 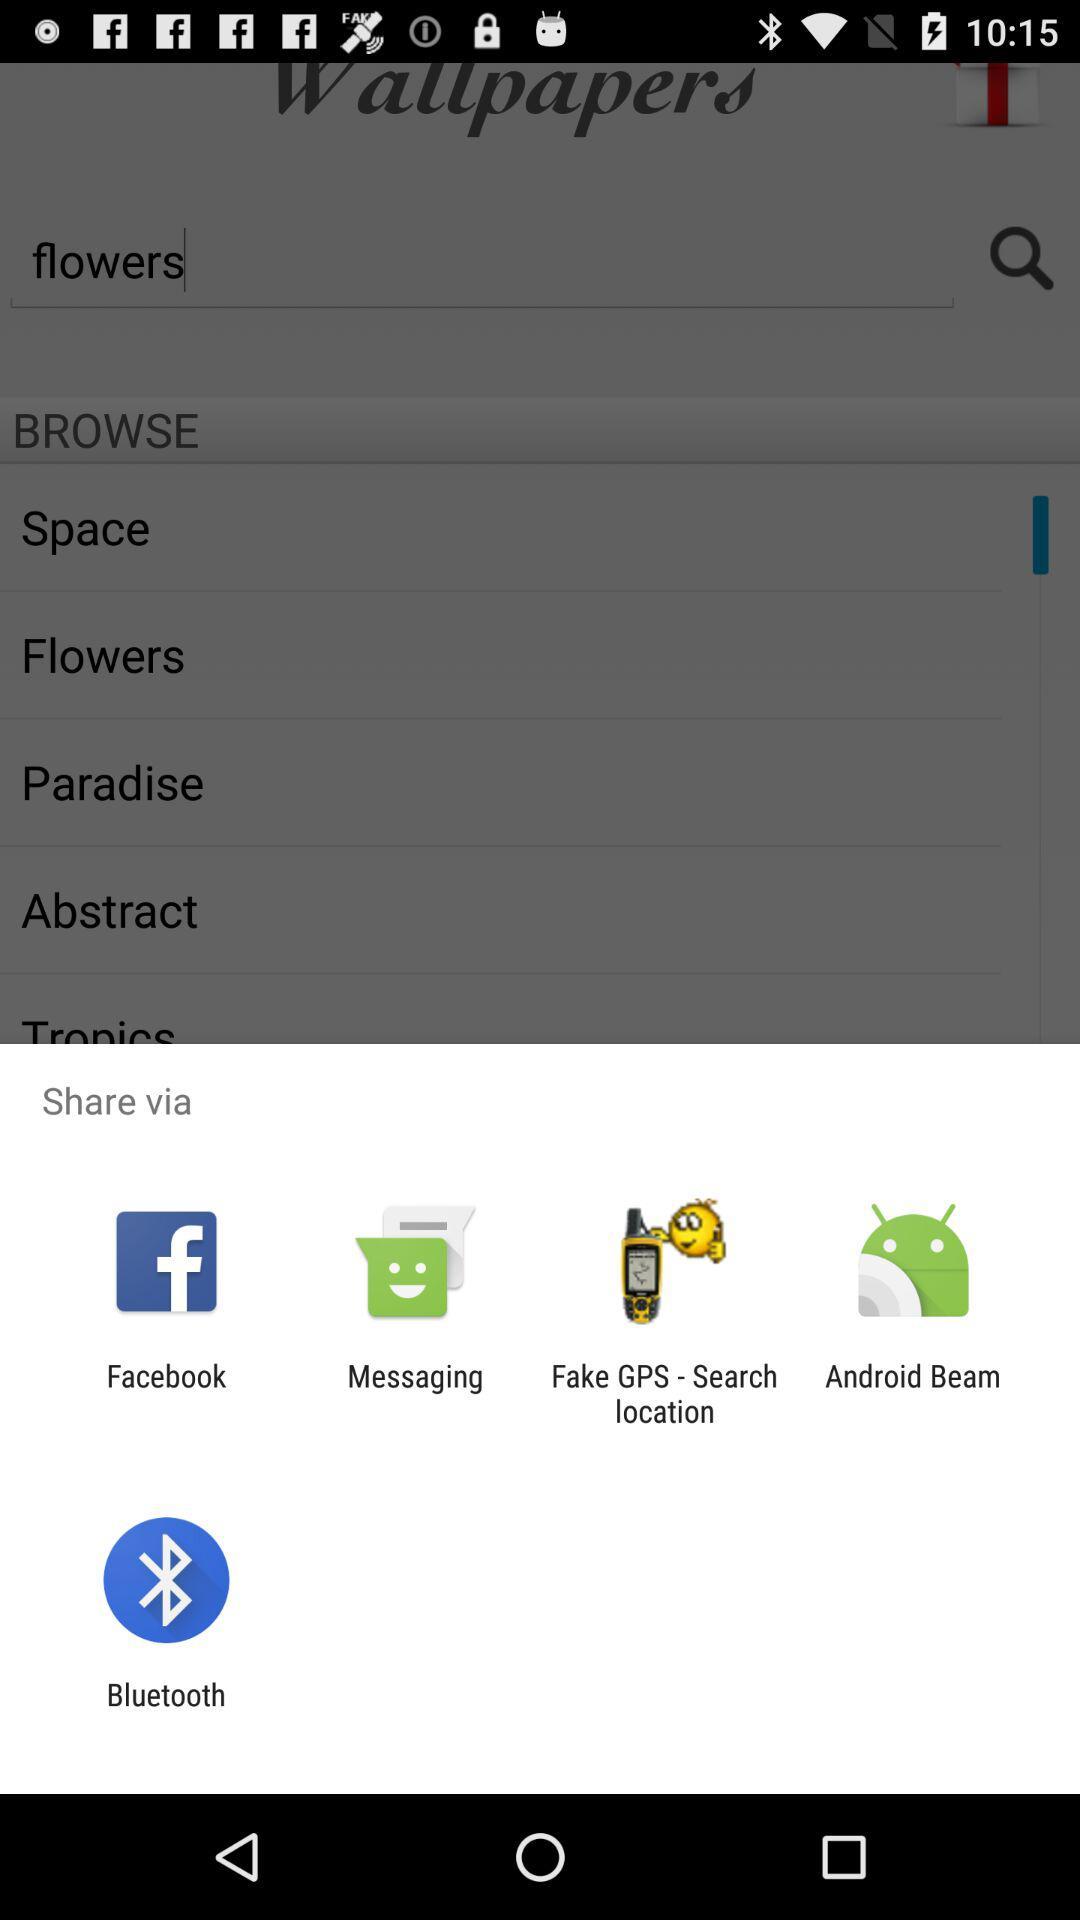 I want to click on bluetooth item, so click(x=165, y=1711).